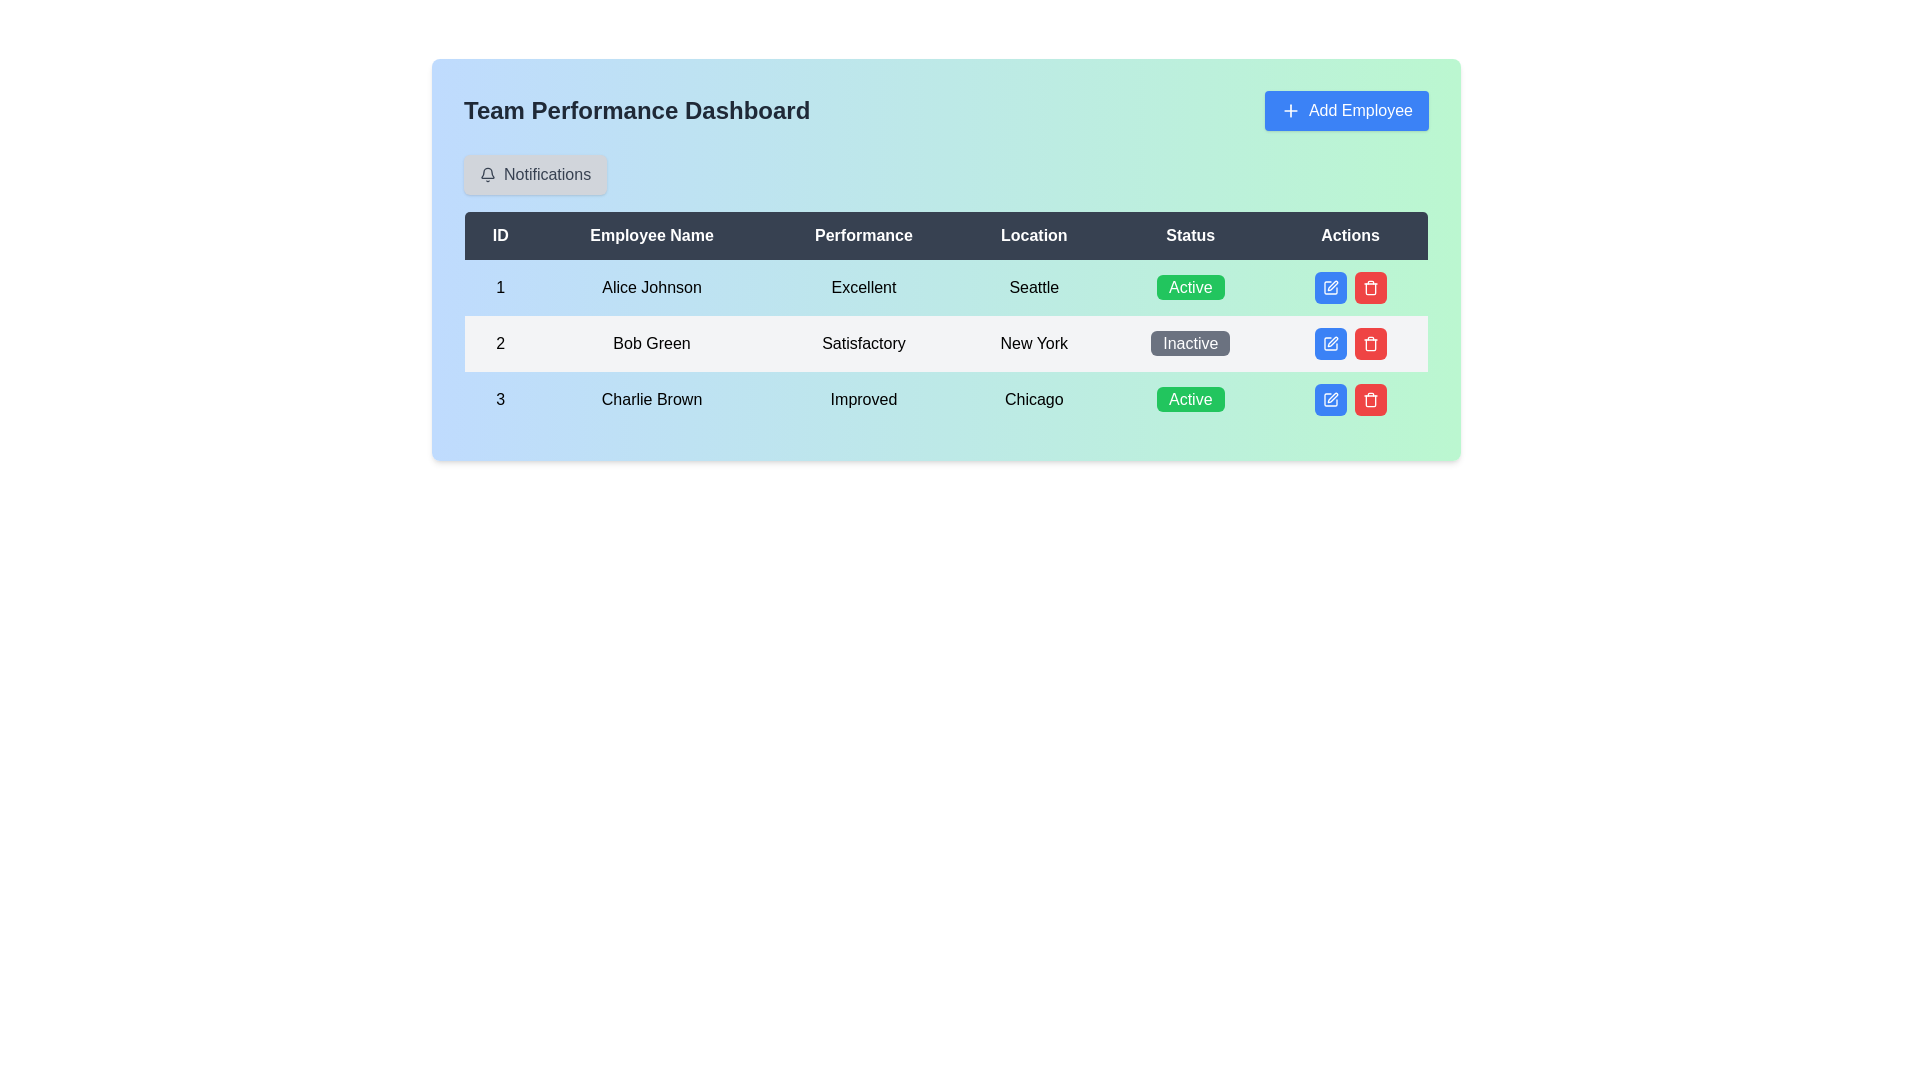 The image size is (1920, 1080). Describe the element at coordinates (1329, 342) in the screenshot. I see `the edit icon in the Actions column of the second row for the employee named 'Bob Green'` at that location.